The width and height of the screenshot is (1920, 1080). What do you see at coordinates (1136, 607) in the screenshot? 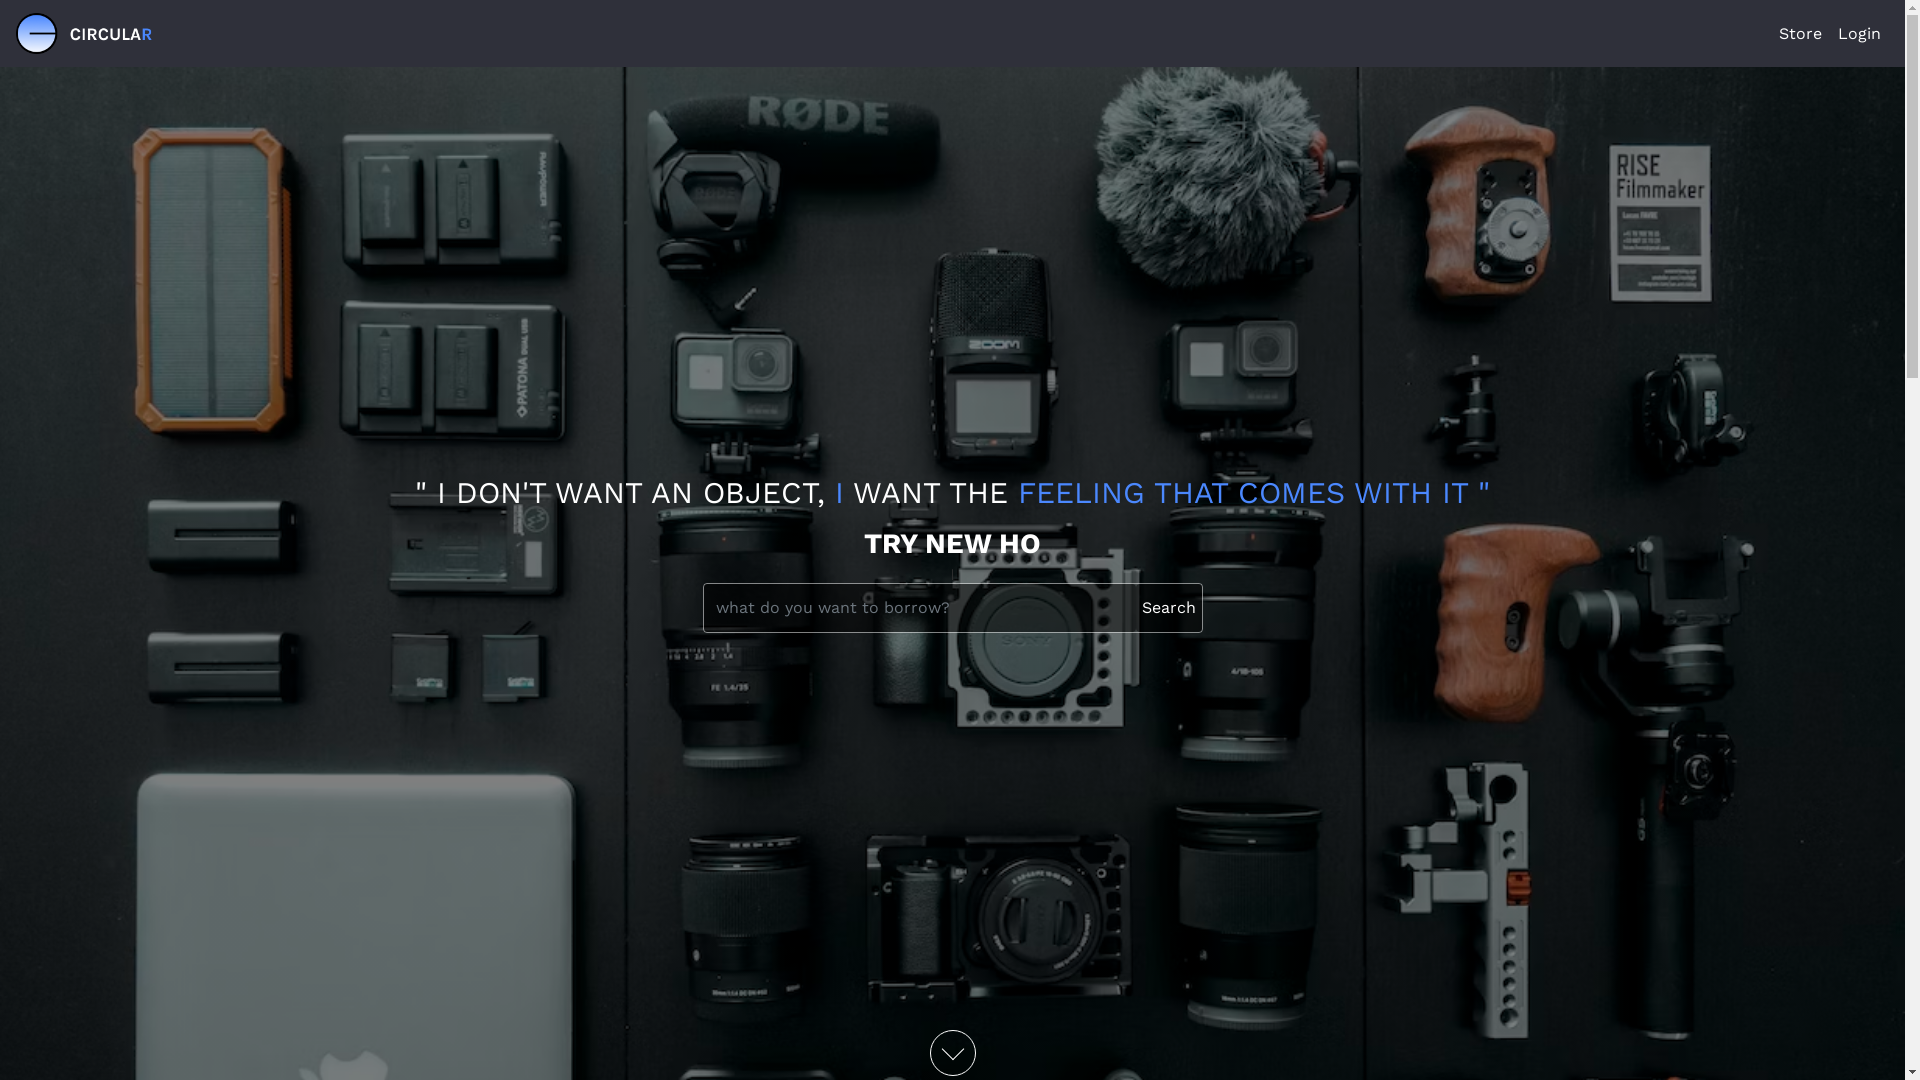
I see `'Search'` at bounding box center [1136, 607].